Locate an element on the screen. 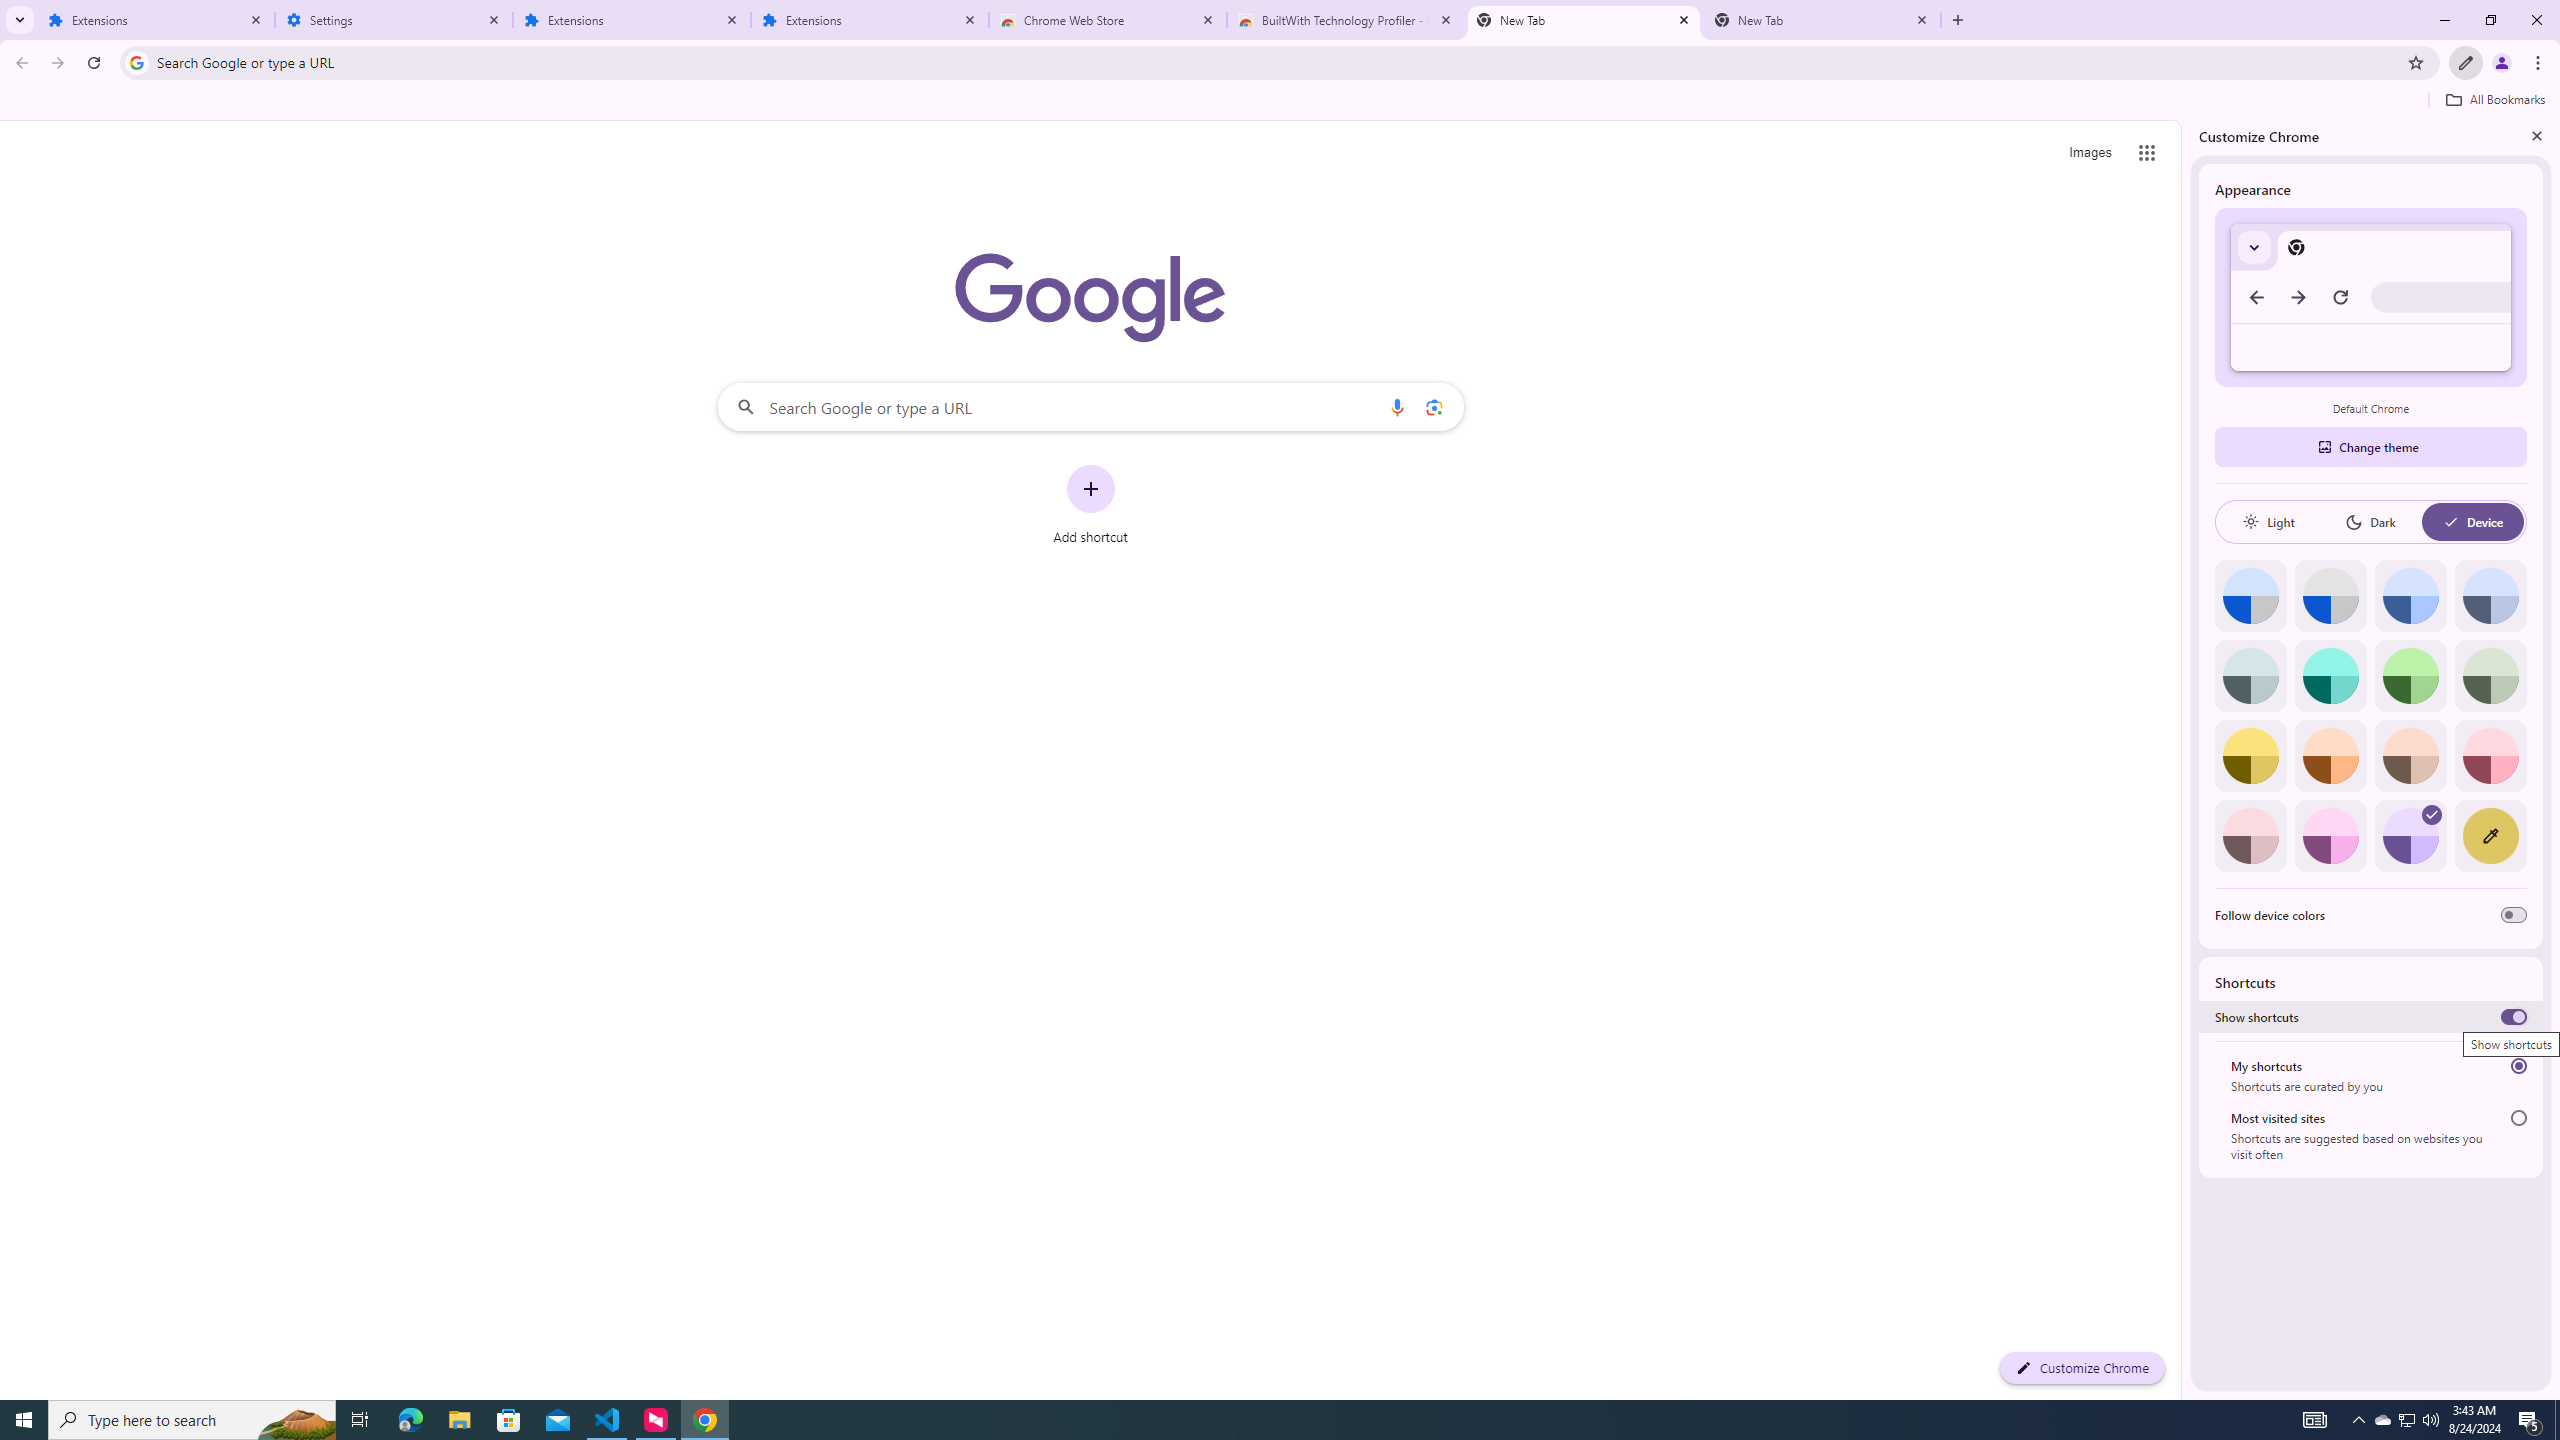 The width and height of the screenshot is (2560, 1440). 'Most visited sites' is located at coordinates (2519, 1118).